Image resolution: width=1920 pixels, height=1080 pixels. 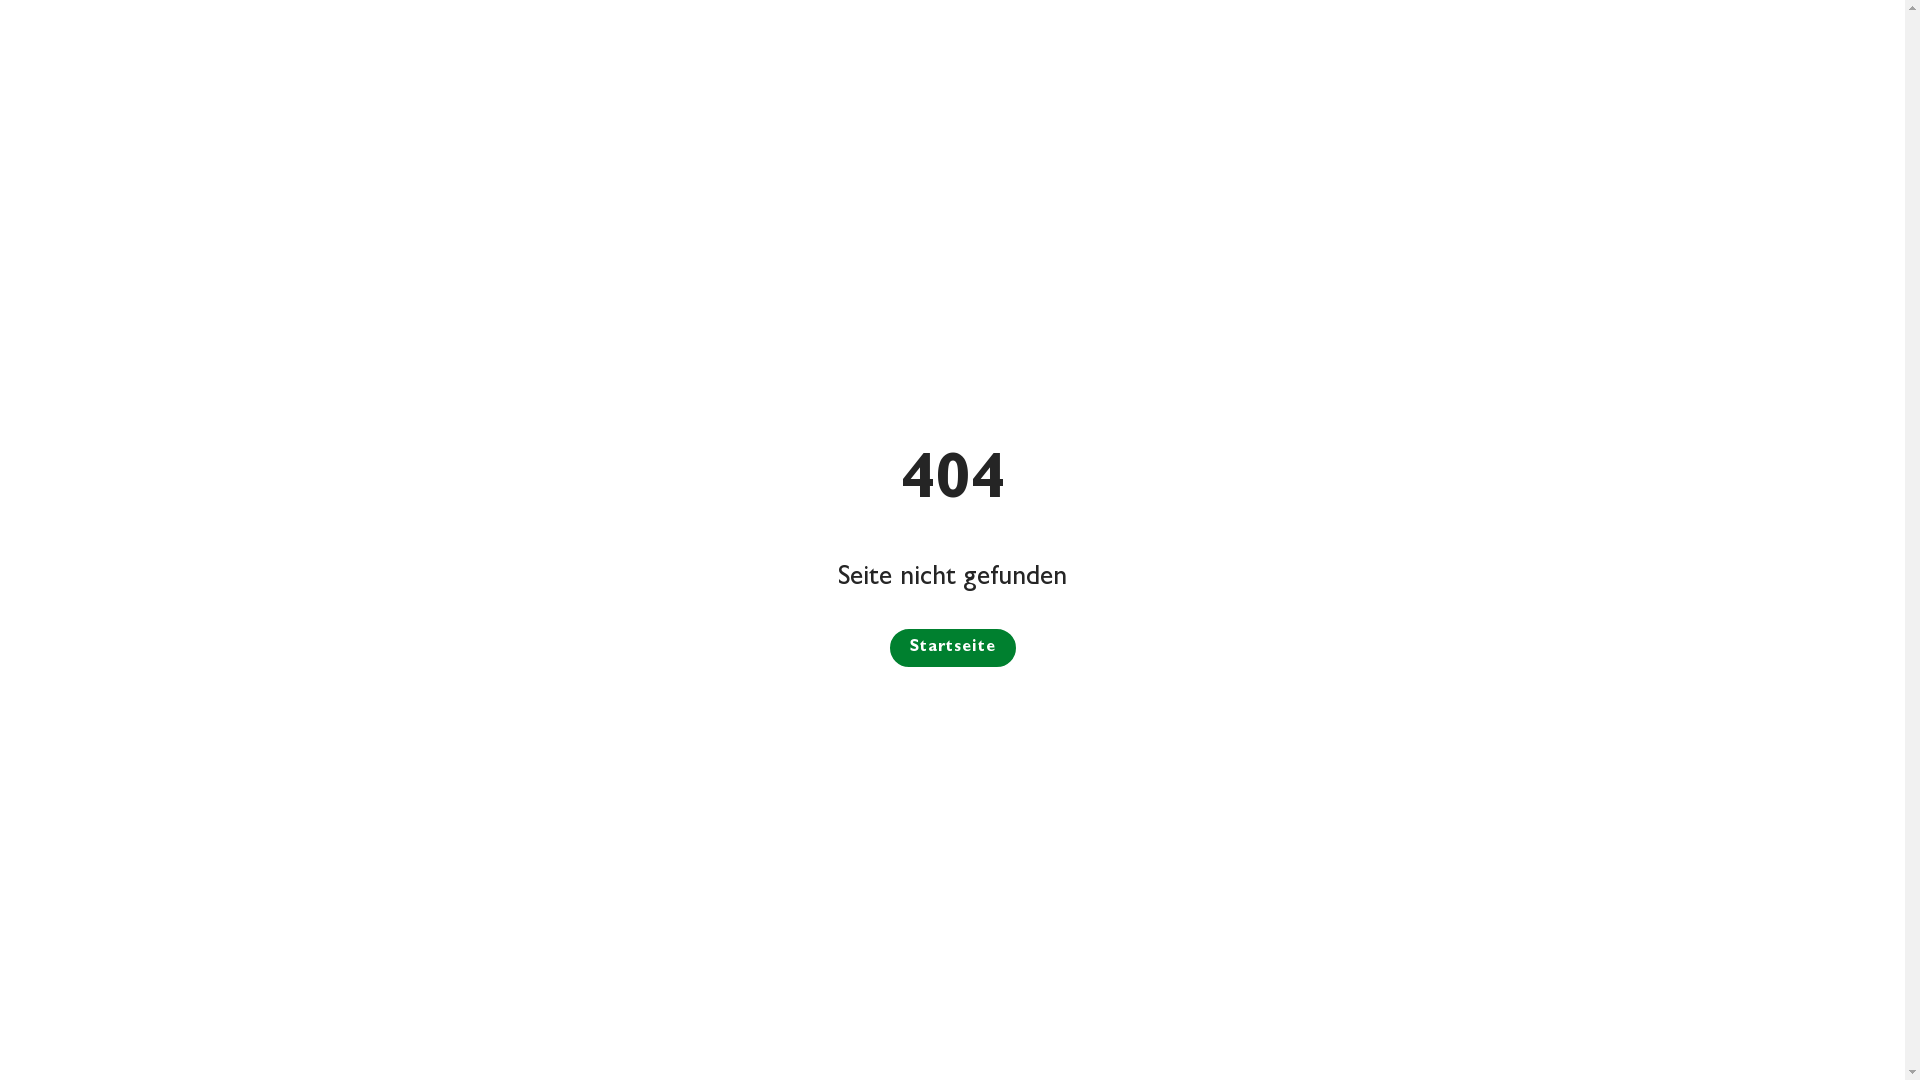 I want to click on 'Startseite', so click(x=952, y=648).